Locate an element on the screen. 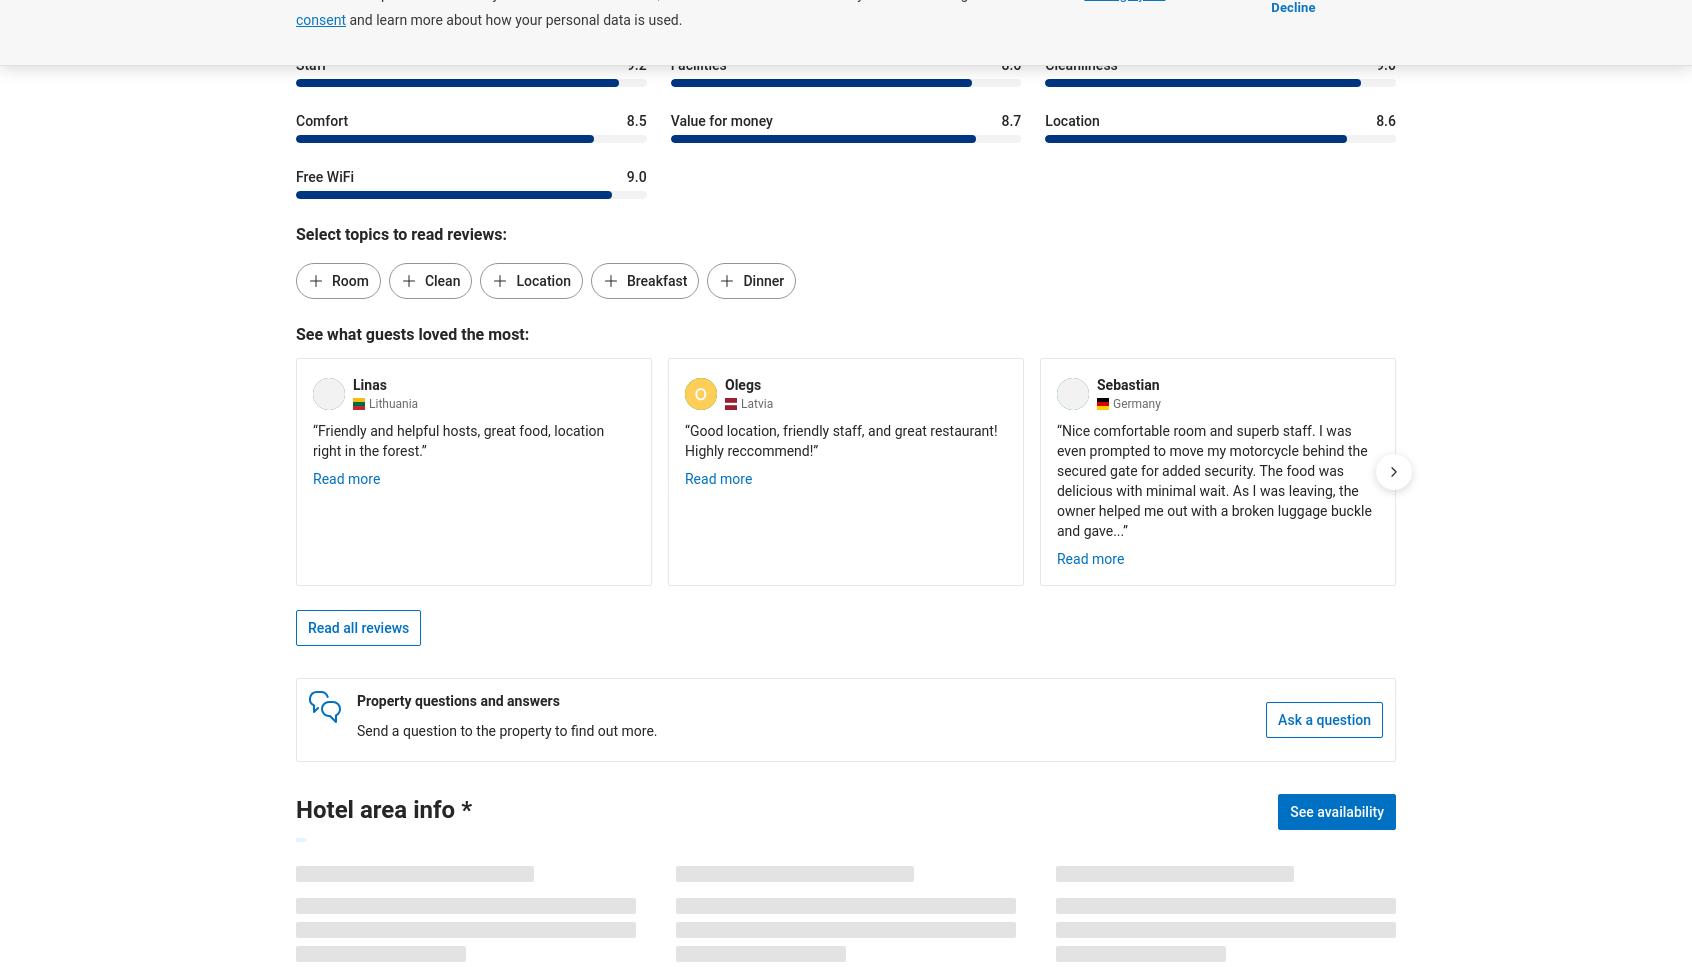 This screenshot has height=967, width=1692. 'Staff' is located at coordinates (309, 63).